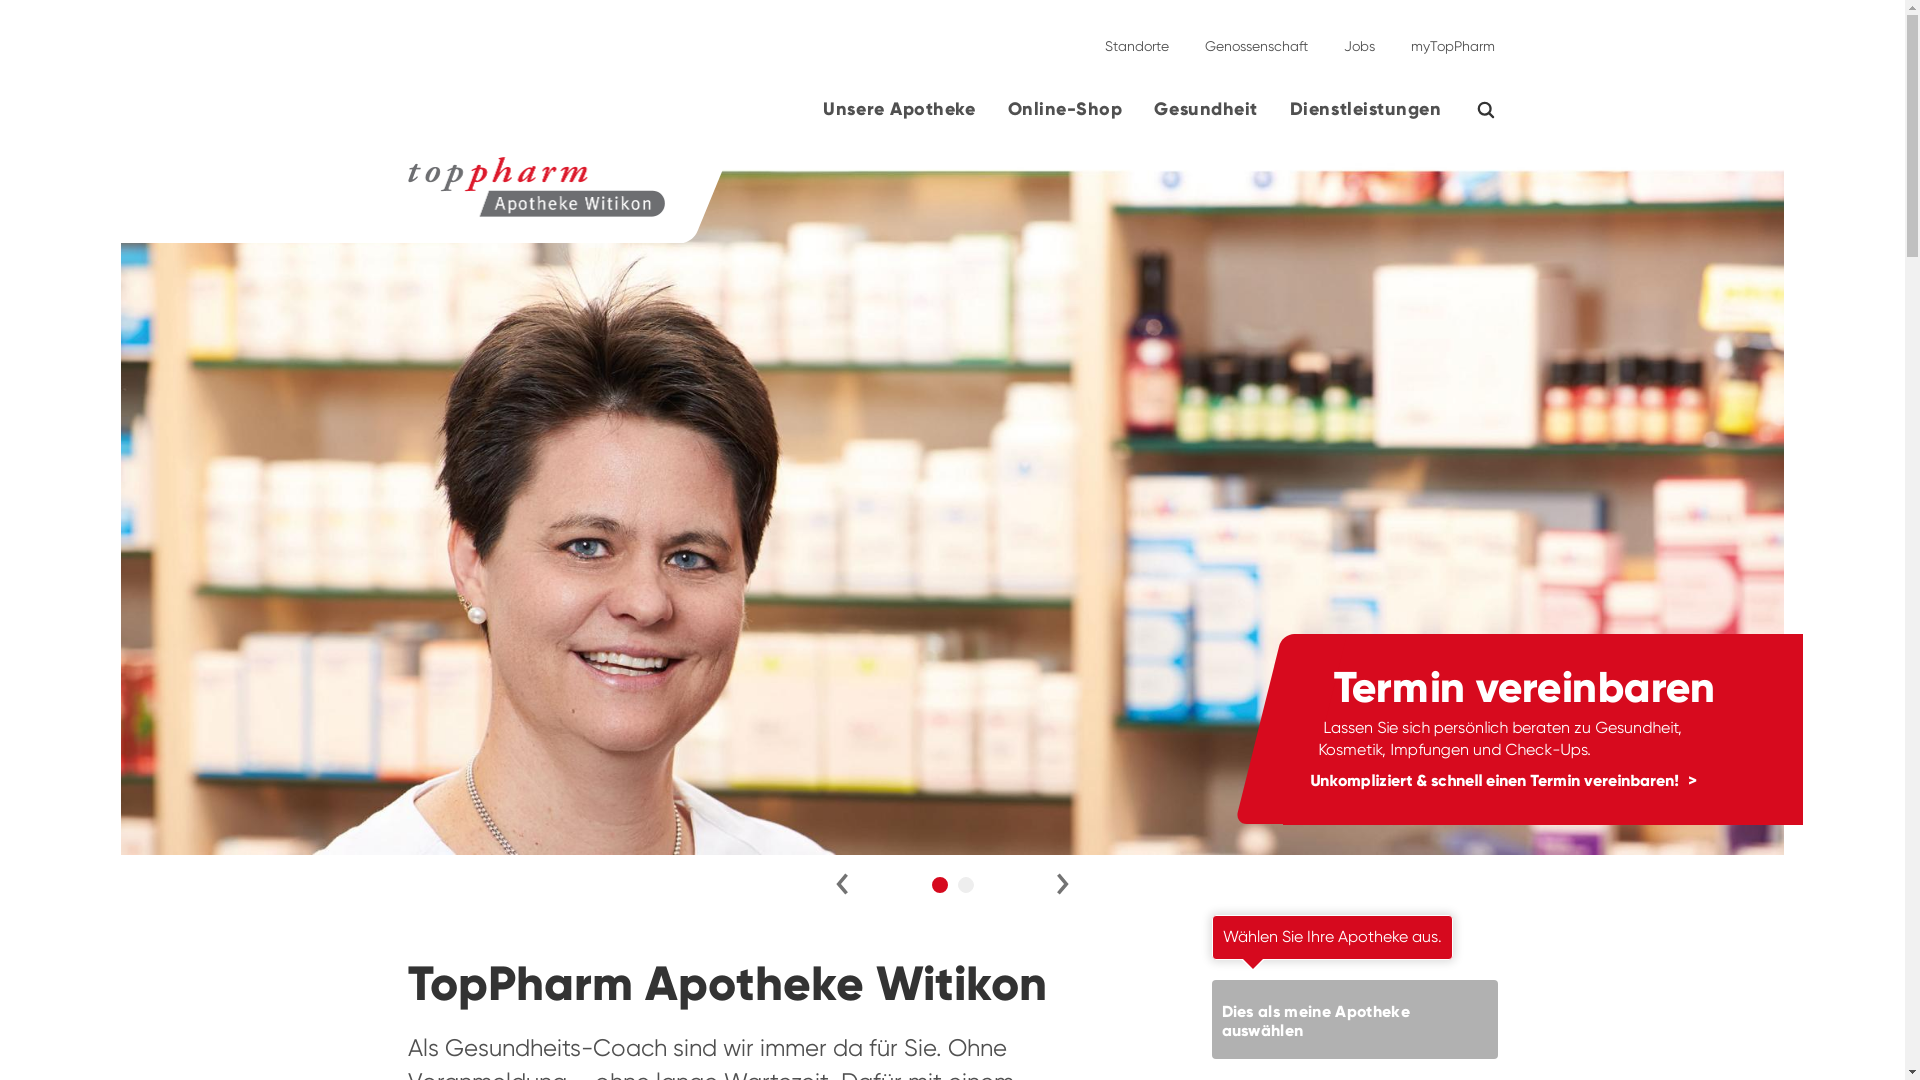 The width and height of the screenshot is (1920, 1080). Describe the element at coordinates (1392, 38) in the screenshot. I see `'myTopPharm'` at that location.